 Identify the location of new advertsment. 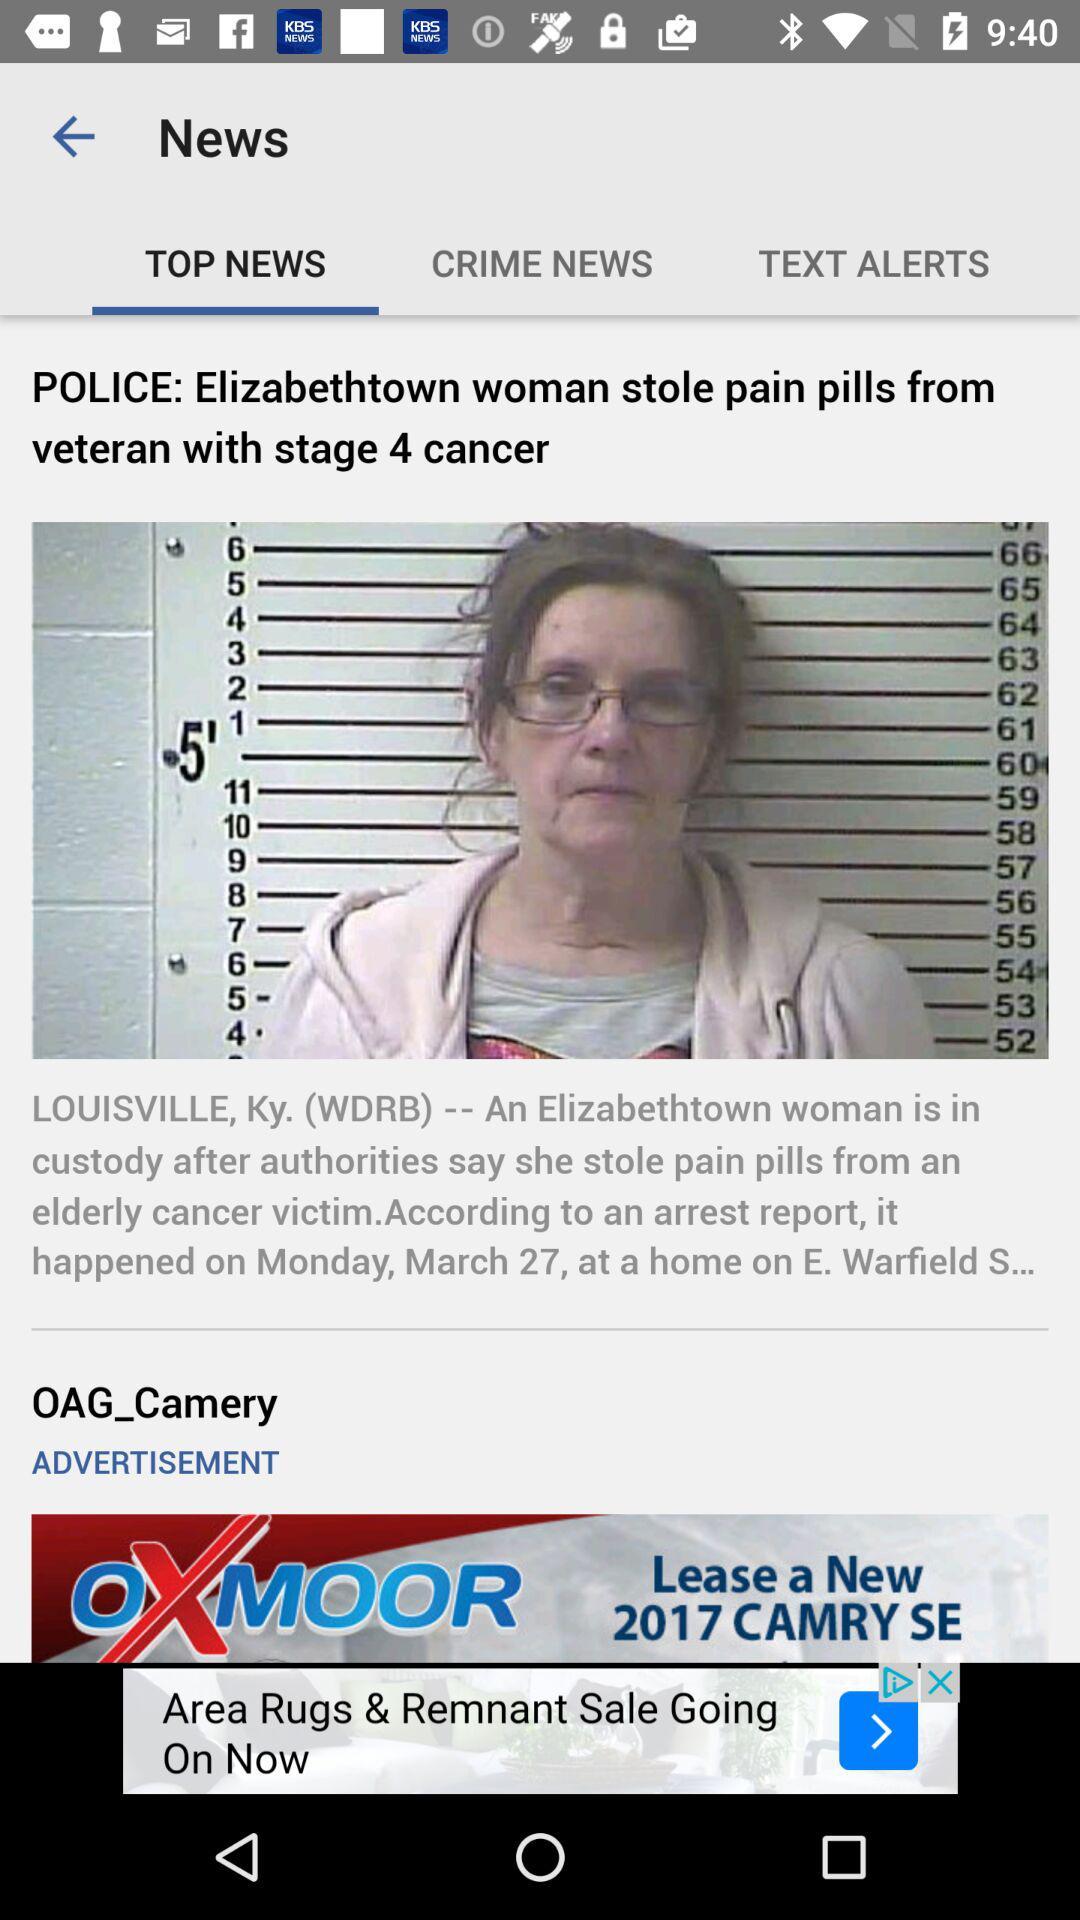
(540, 1727).